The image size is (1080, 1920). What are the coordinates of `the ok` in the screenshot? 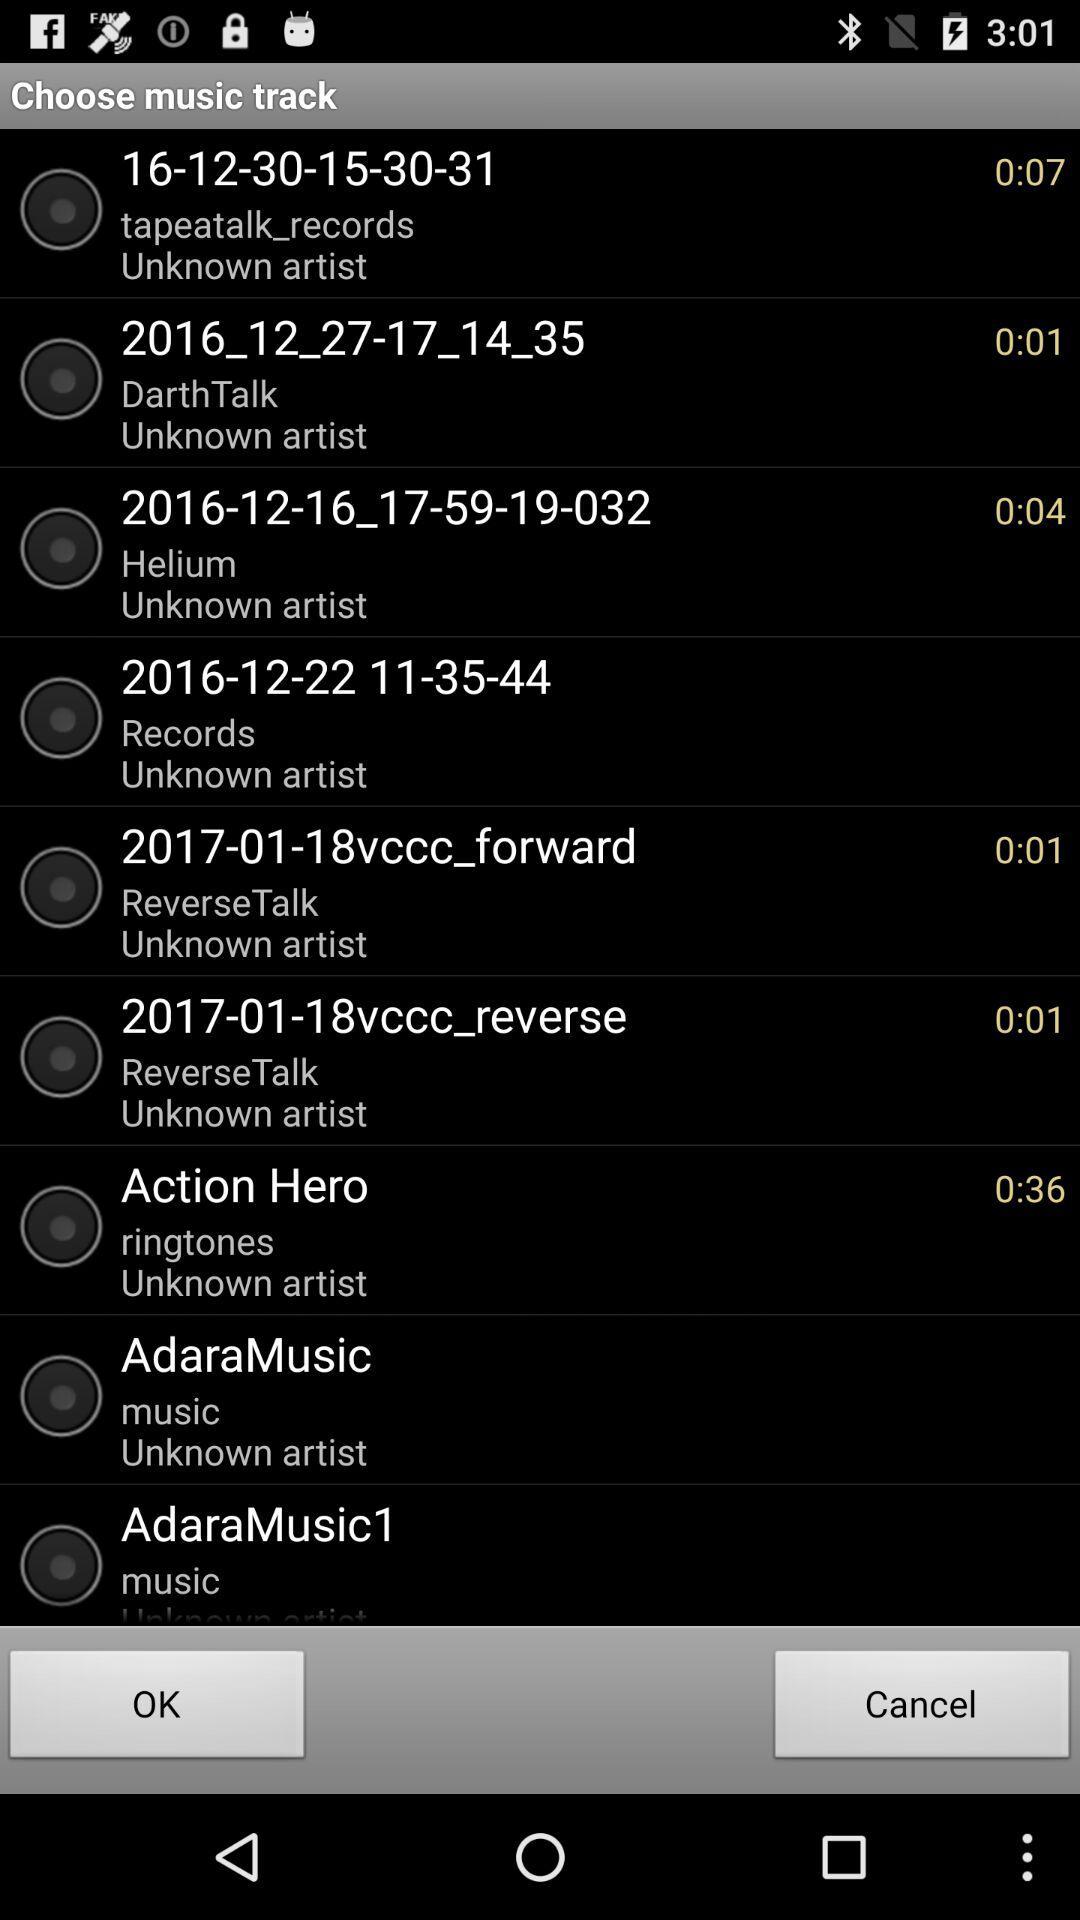 It's located at (156, 1708).